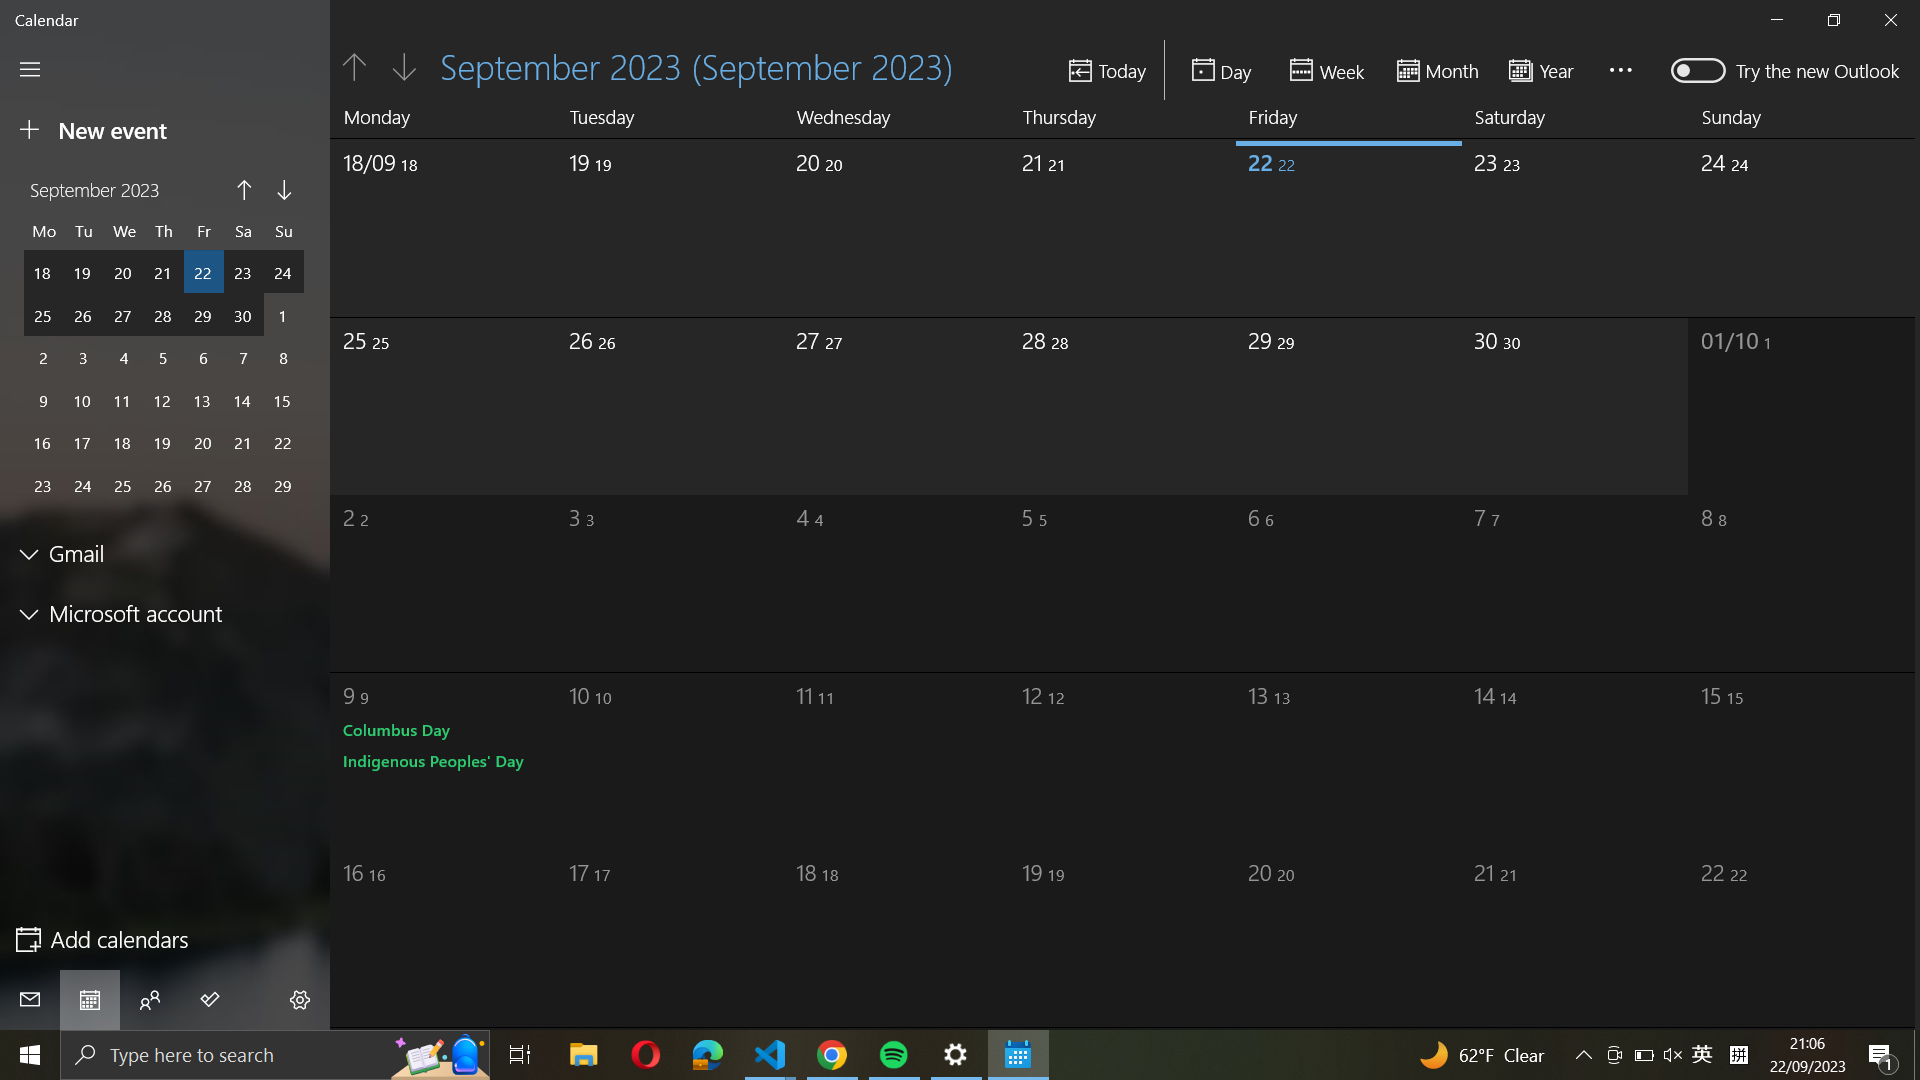 This screenshot has width=1920, height=1080. I want to click on Go to the date labeled as 09/30, so click(1576, 220).